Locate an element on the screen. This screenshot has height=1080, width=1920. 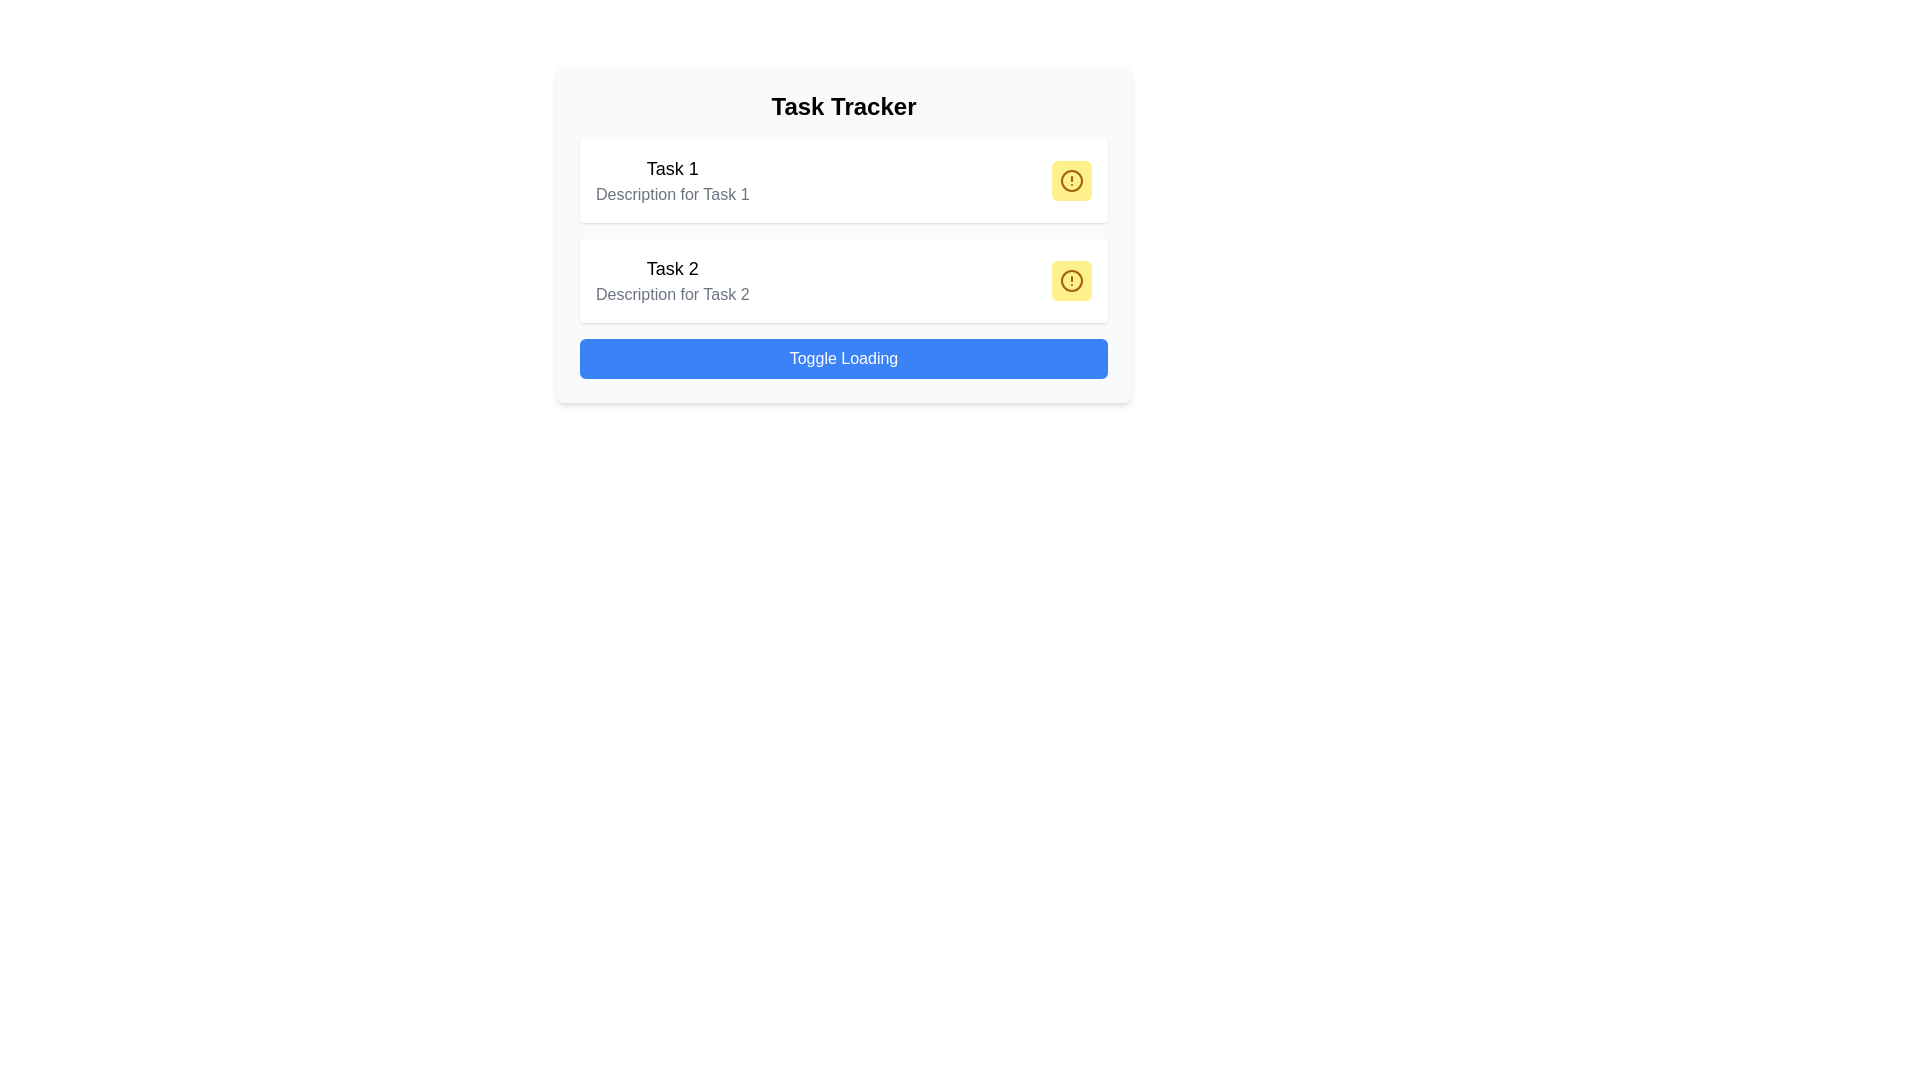
the circular alert element with a yellow background and brown border located in the center of the 'Task 2' icon is located at coordinates (1070, 281).